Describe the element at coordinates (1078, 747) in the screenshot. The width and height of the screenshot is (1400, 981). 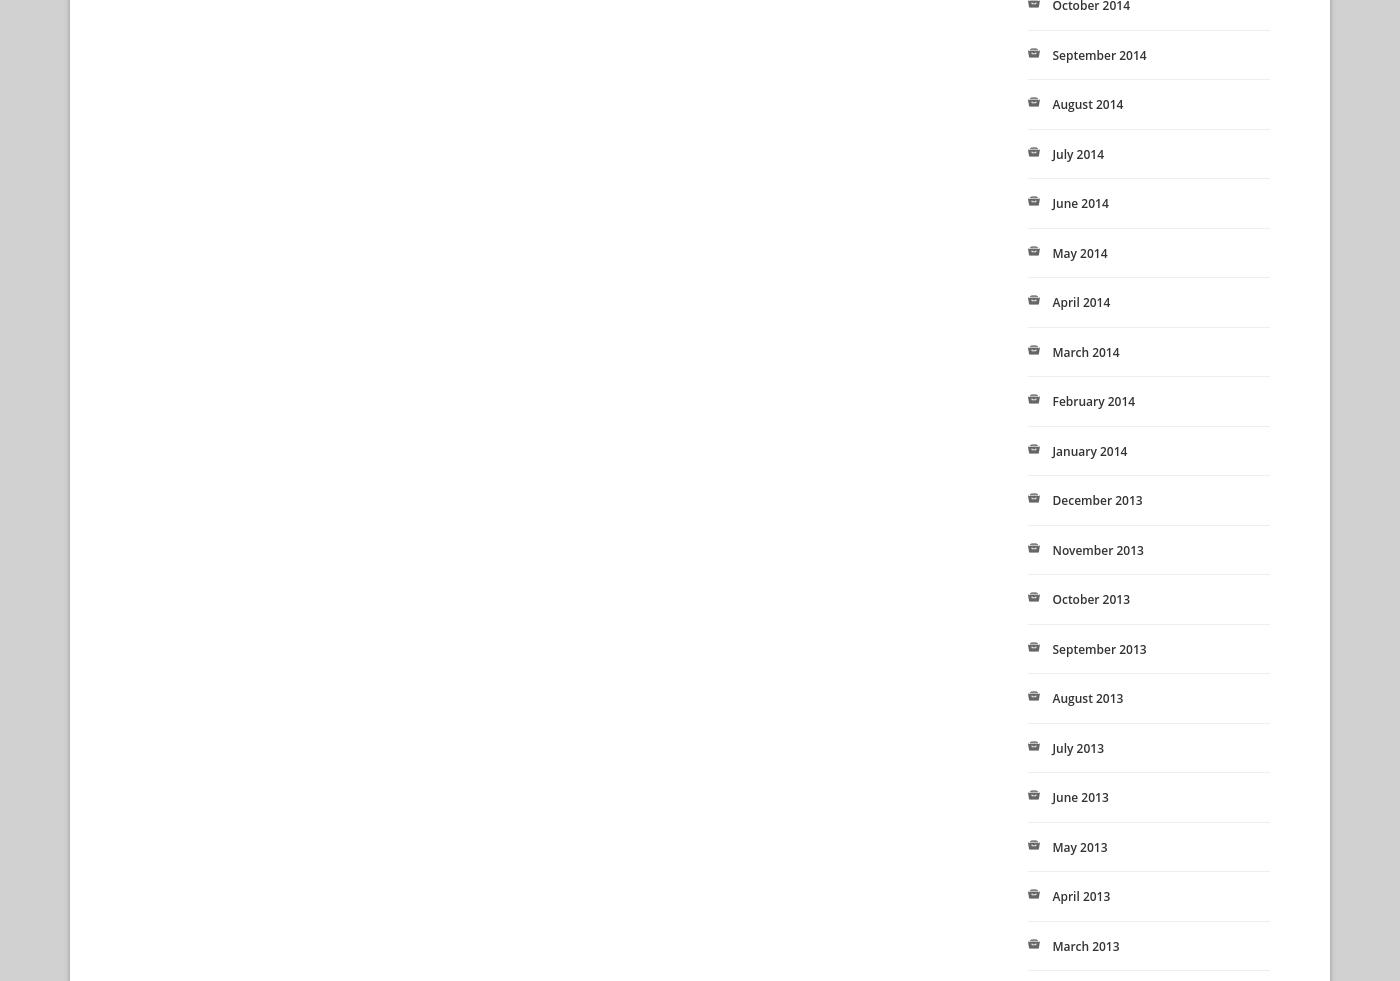
I see `'July 2013'` at that location.